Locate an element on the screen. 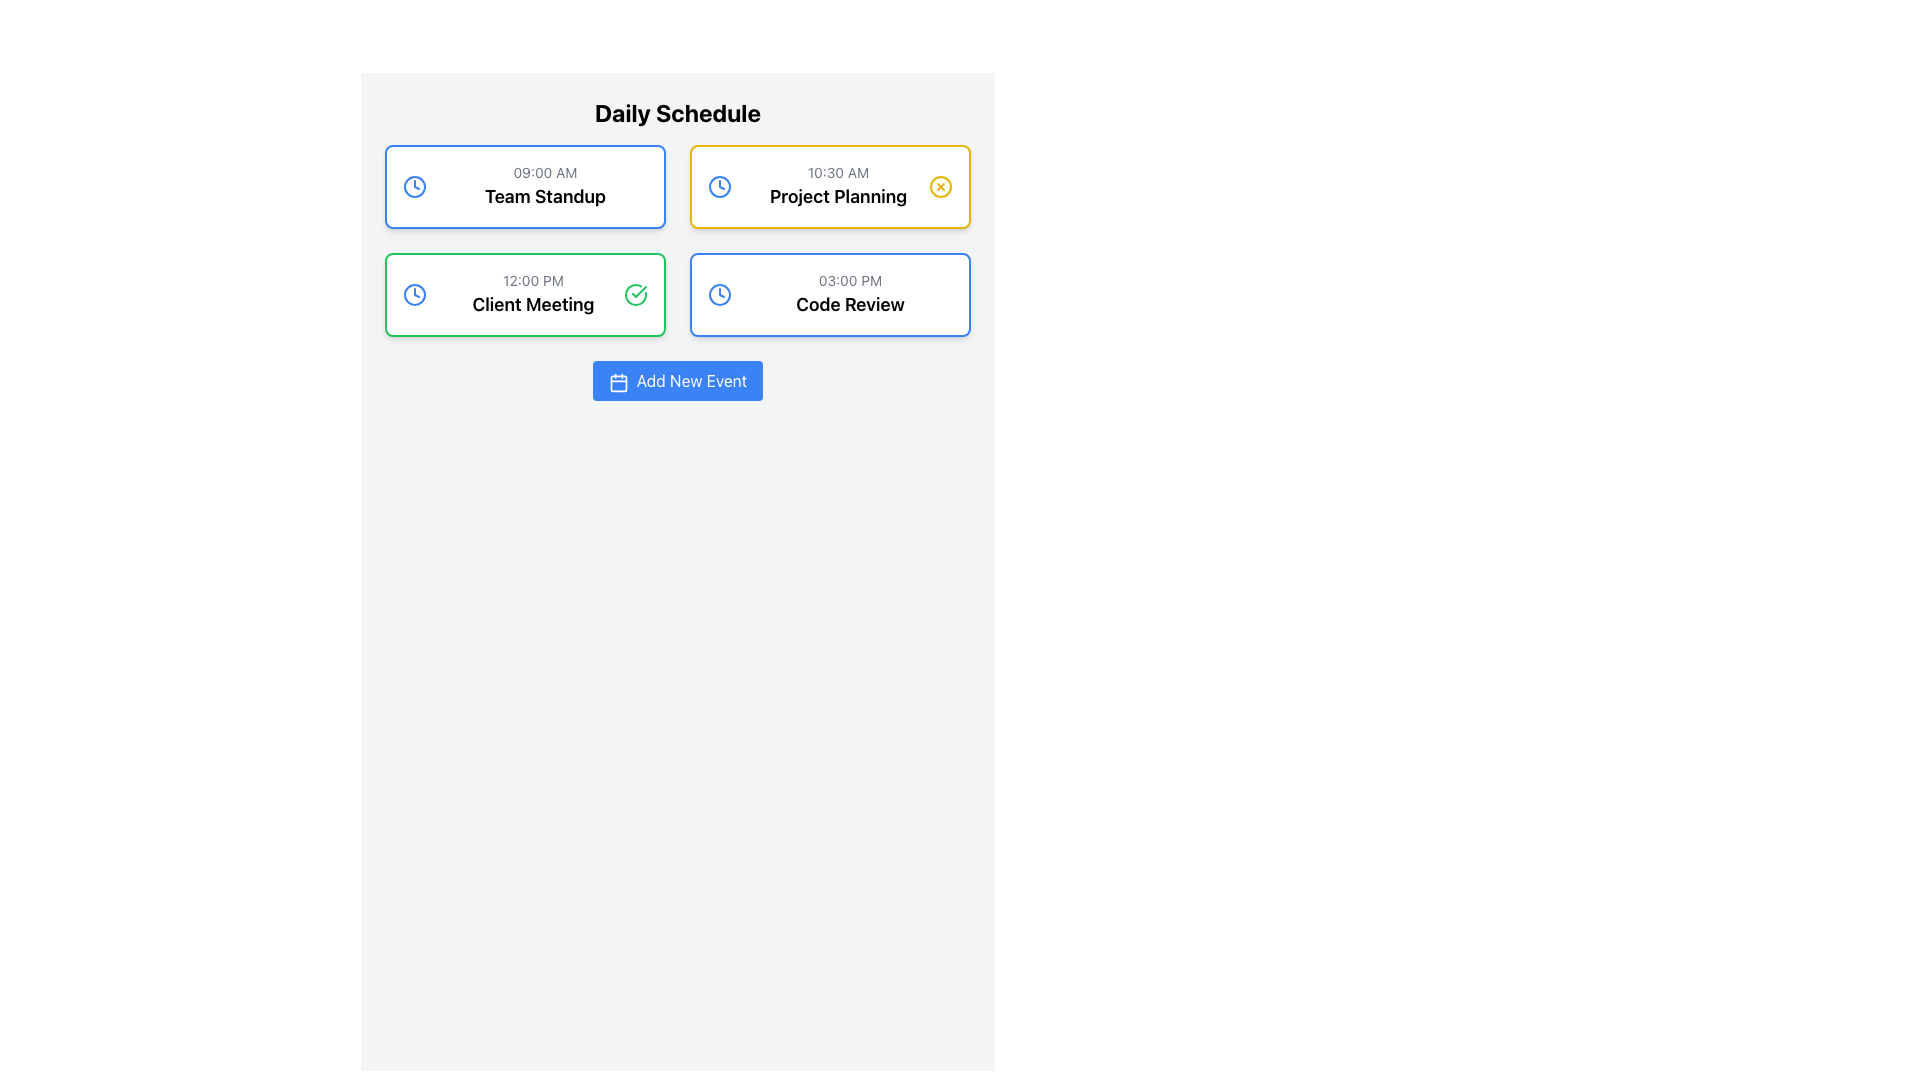 The height and width of the screenshot is (1080, 1920). the graphical icon located in the top-right corner of the 'Project Planning' event box, which serves as an interactive close/delete button is located at coordinates (939, 186).